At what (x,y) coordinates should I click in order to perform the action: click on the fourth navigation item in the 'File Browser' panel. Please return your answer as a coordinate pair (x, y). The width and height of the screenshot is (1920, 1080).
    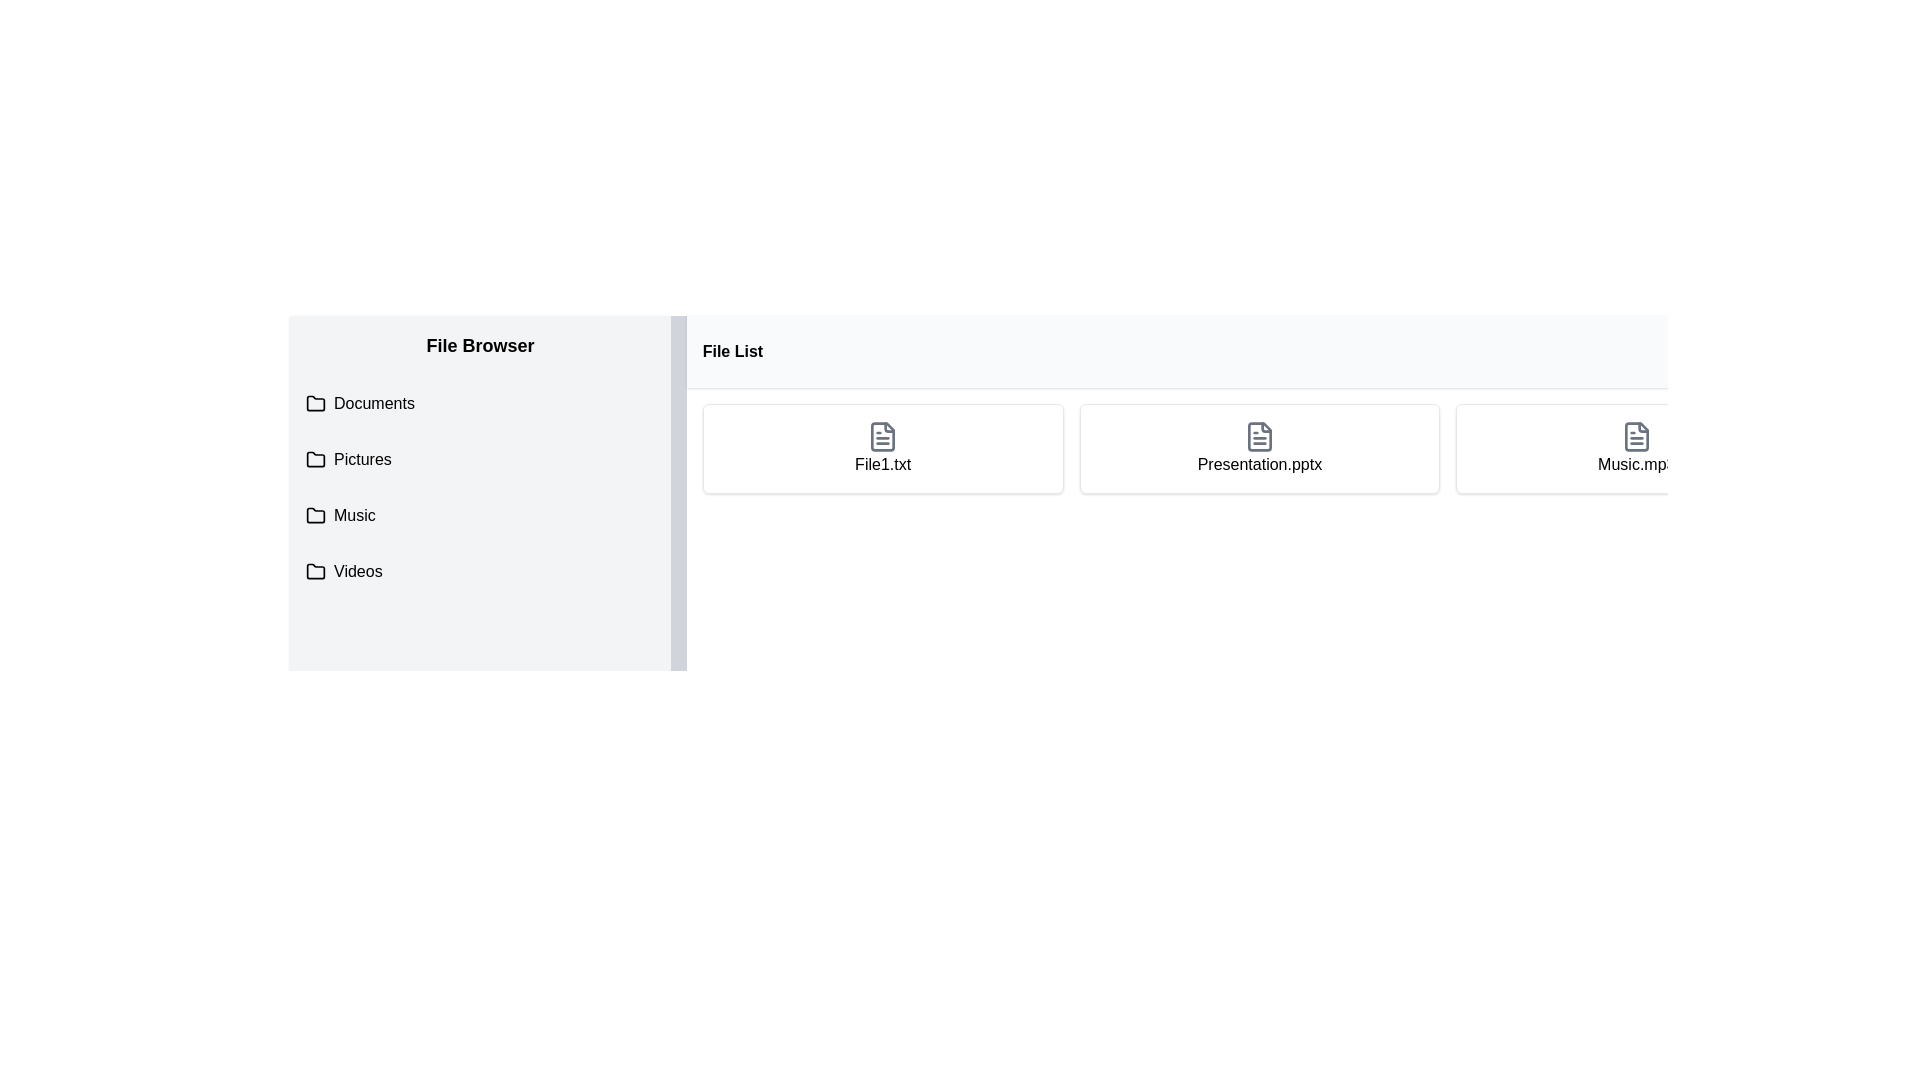
    Looking at the image, I should click on (480, 571).